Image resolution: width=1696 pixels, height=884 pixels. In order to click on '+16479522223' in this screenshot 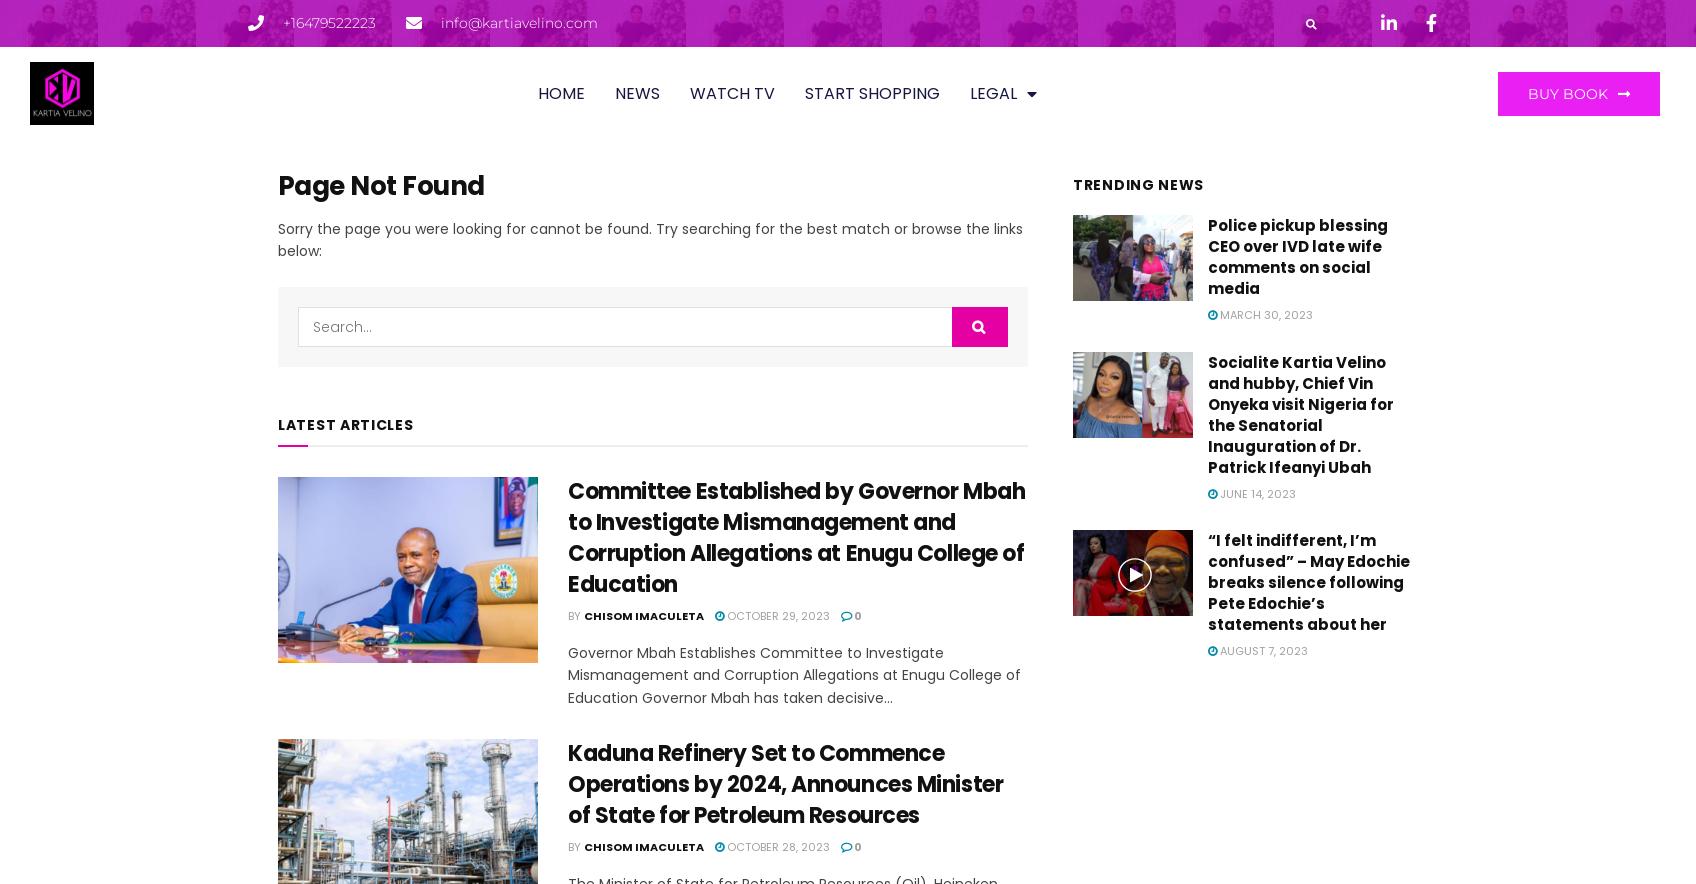, I will do `click(329, 22)`.